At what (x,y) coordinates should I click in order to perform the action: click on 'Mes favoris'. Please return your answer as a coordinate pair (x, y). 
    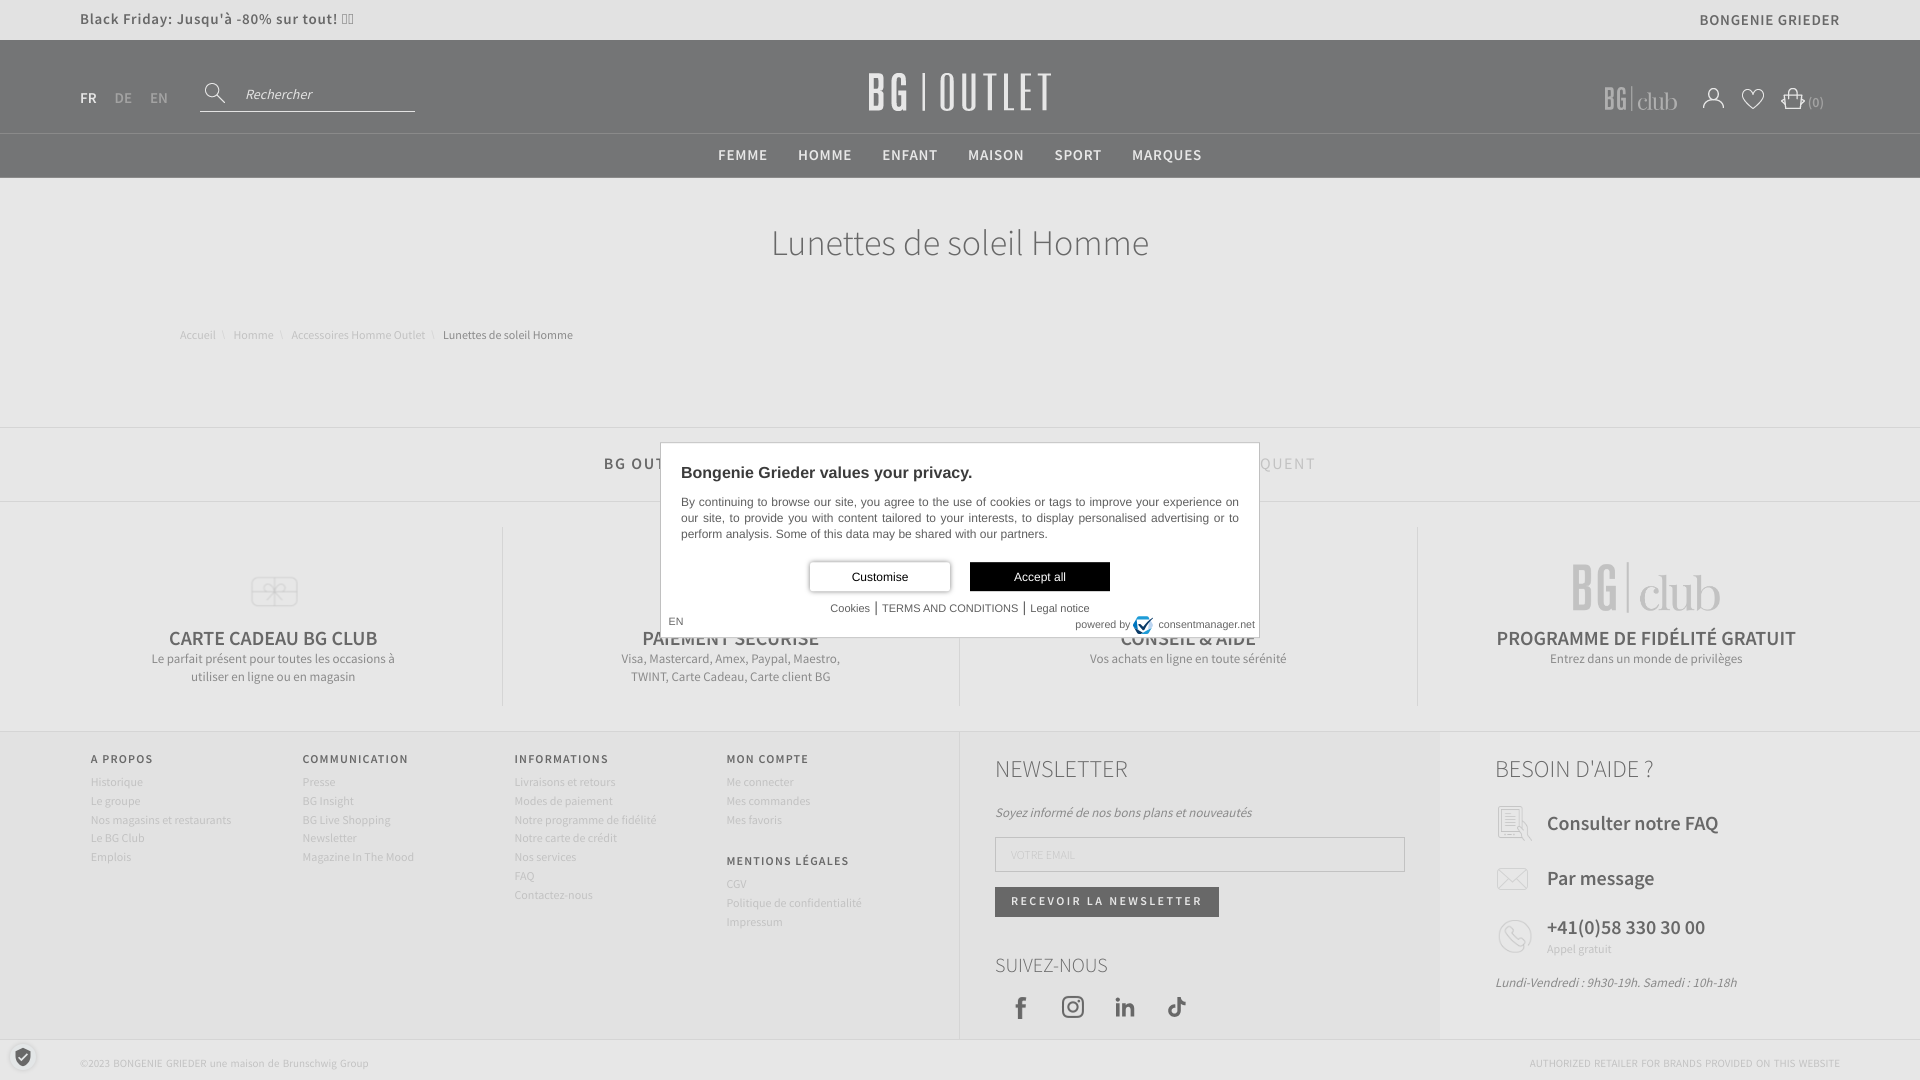
    Looking at the image, I should click on (752, 820).